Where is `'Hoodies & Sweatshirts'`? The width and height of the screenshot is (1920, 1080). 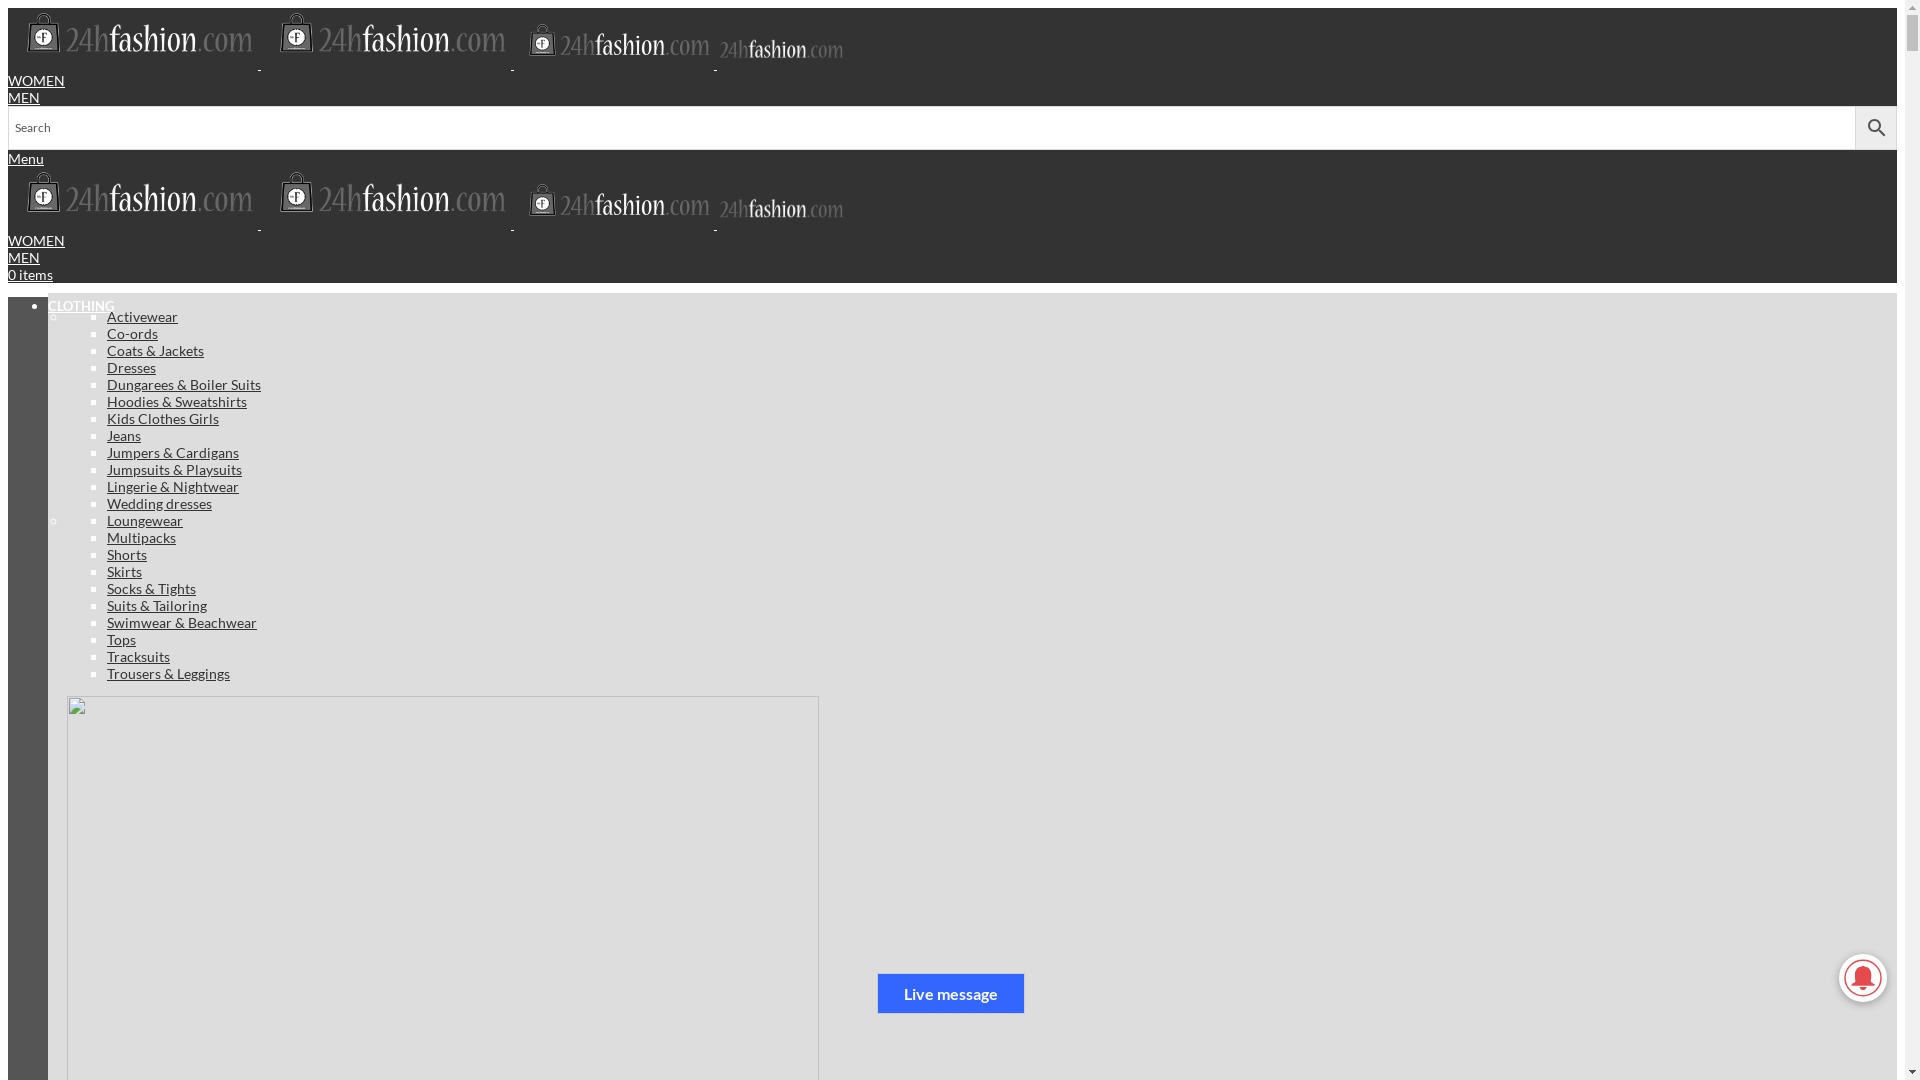 'Hoodies & Sweatshirts' is located at coordinates (177, 400).